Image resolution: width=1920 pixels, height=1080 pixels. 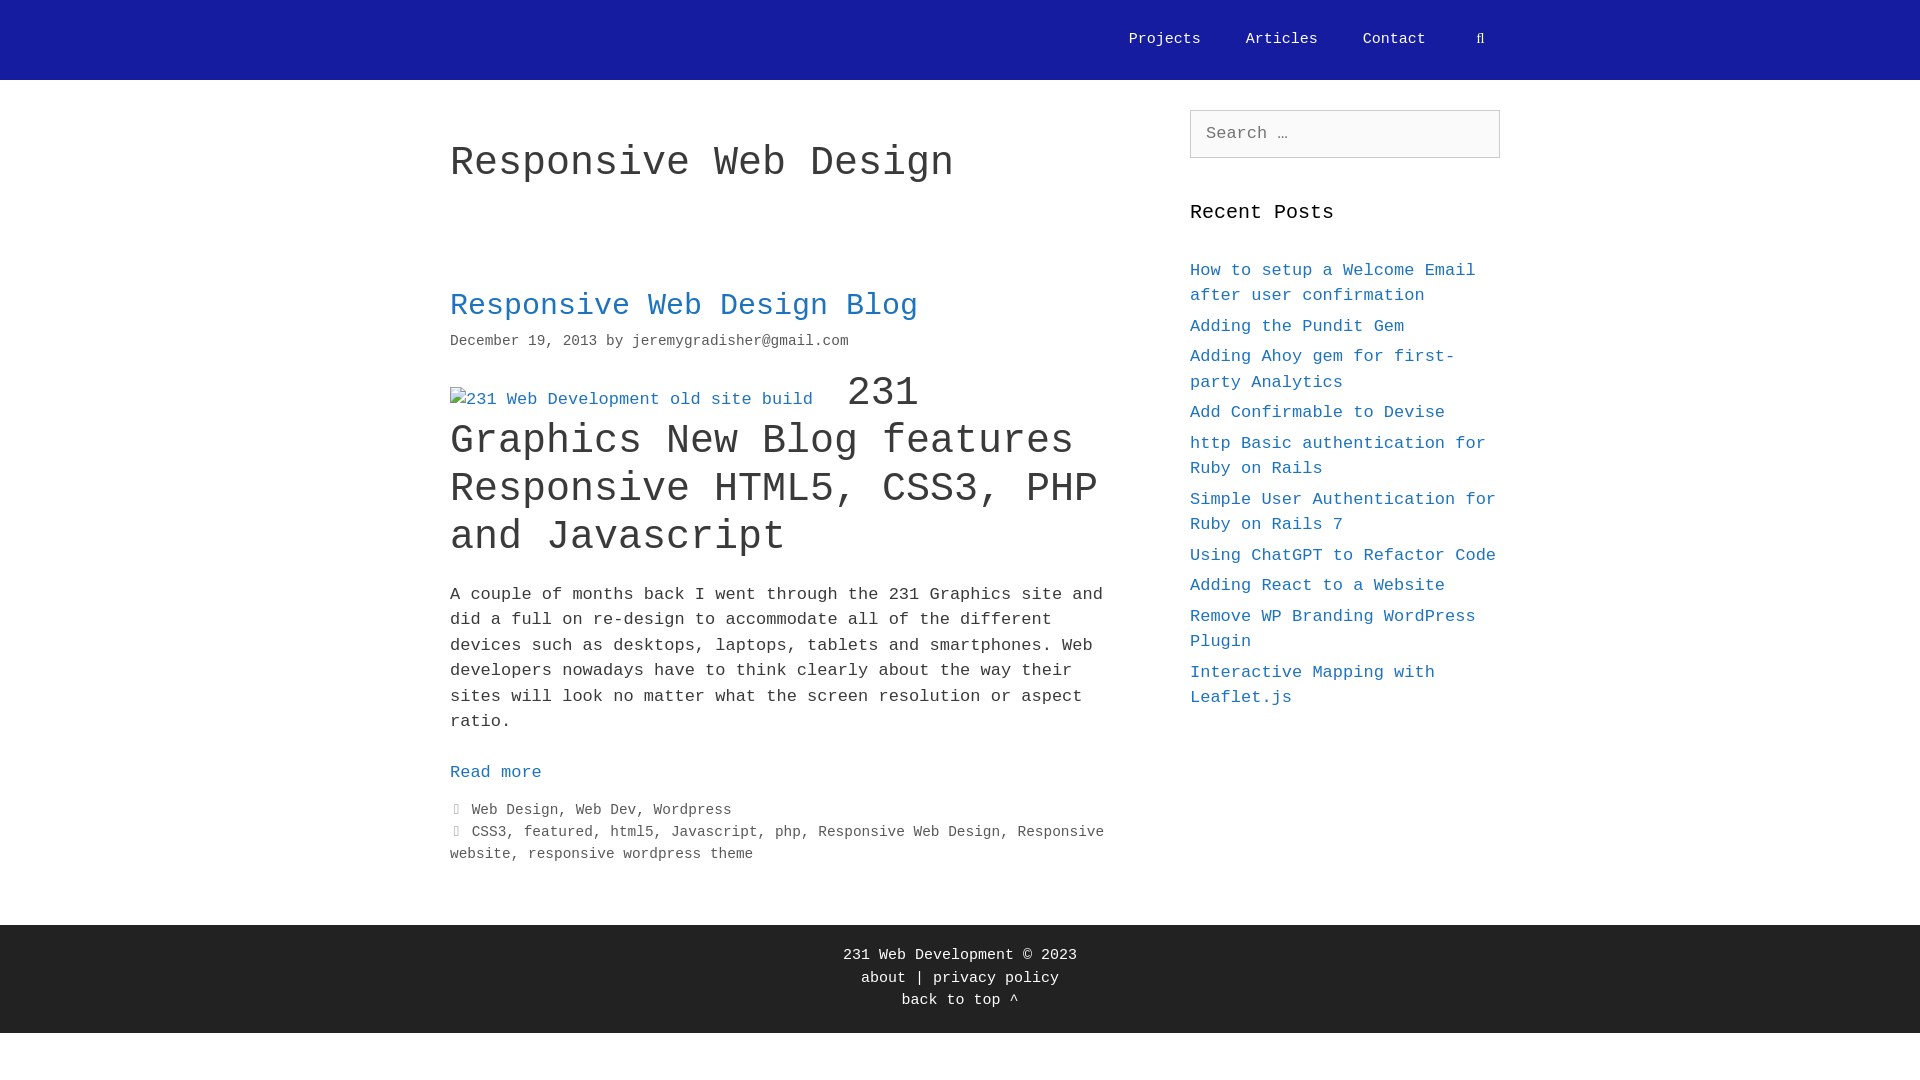 What do you see at coordinates (1312, 683) in the screenshot?
I see `'Interactive Mapping with Leaflet.js'` at bounding box center [1312, 683].